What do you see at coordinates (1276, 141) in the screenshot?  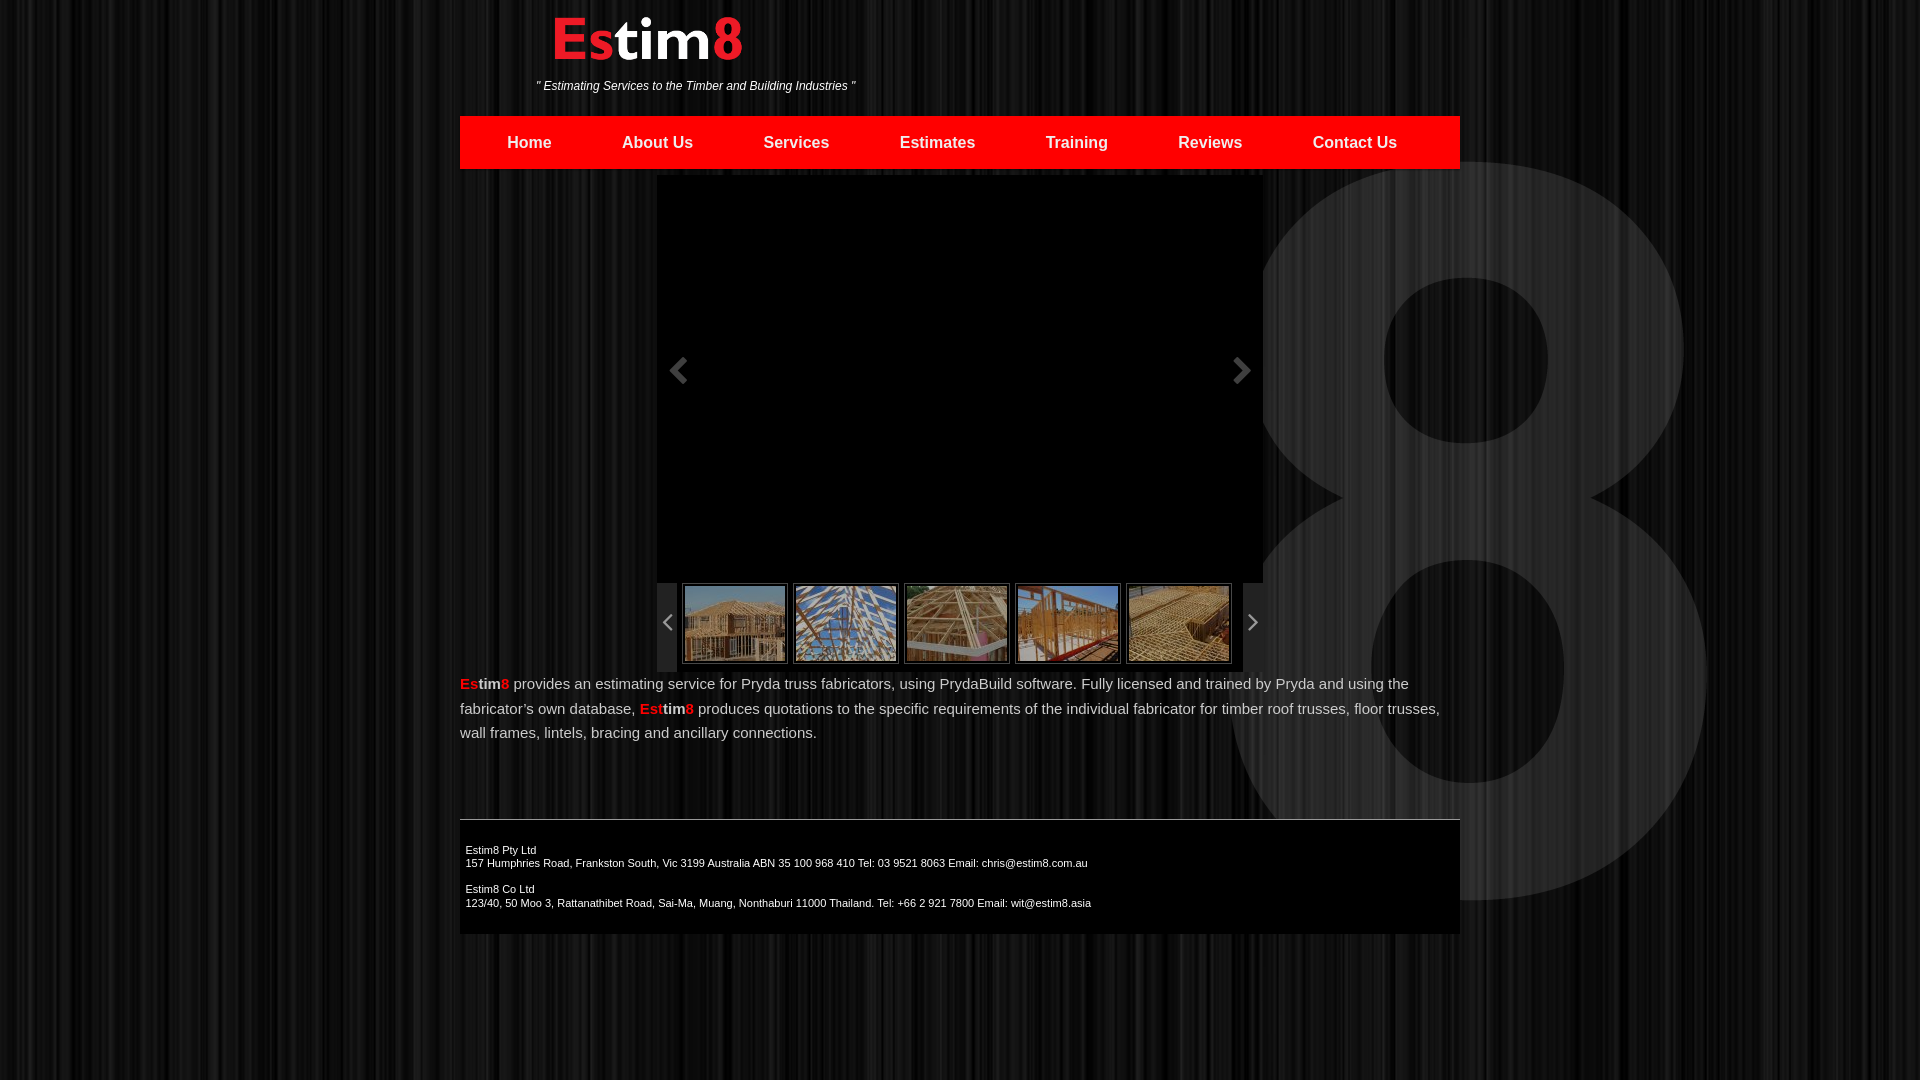 I see `'Contact Us'` at bounding box center [1276, 141].